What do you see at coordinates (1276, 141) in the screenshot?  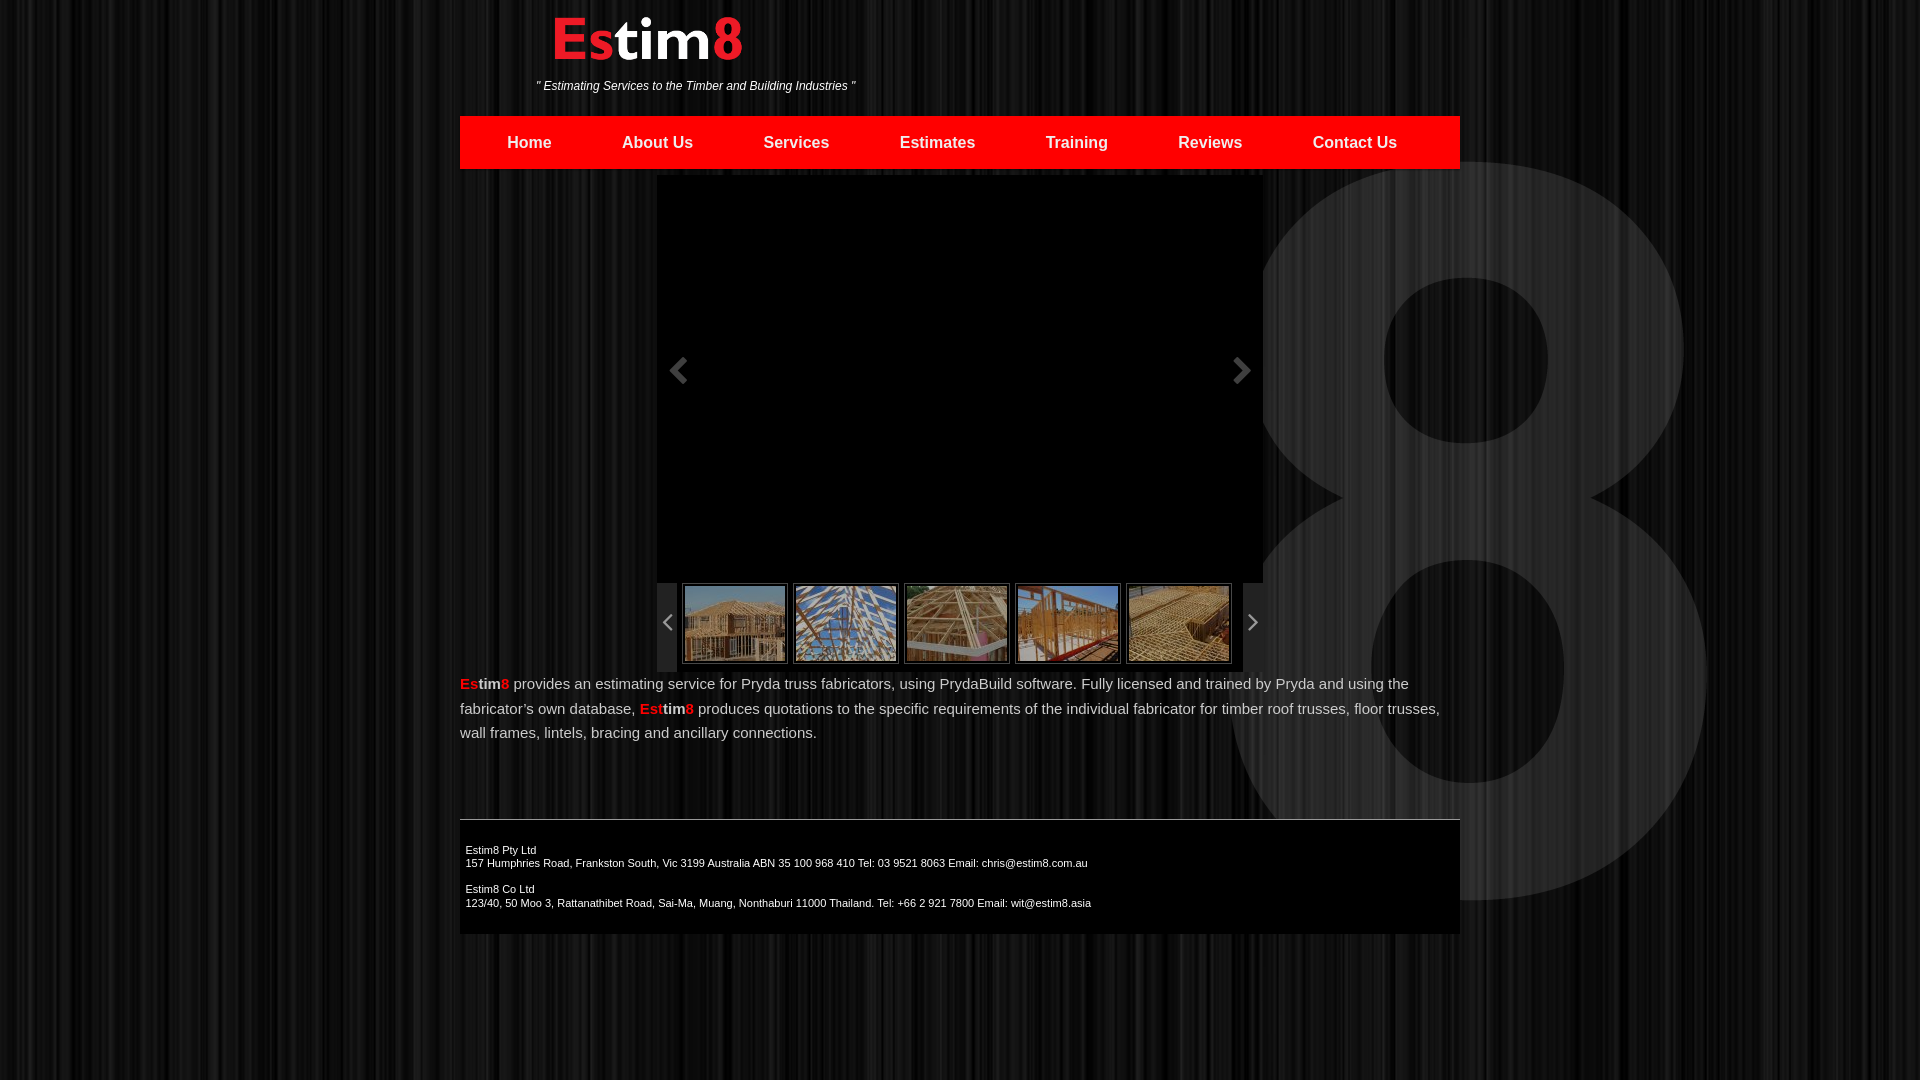 I see `'Contact Us'` at bounding box center [1276, 141].